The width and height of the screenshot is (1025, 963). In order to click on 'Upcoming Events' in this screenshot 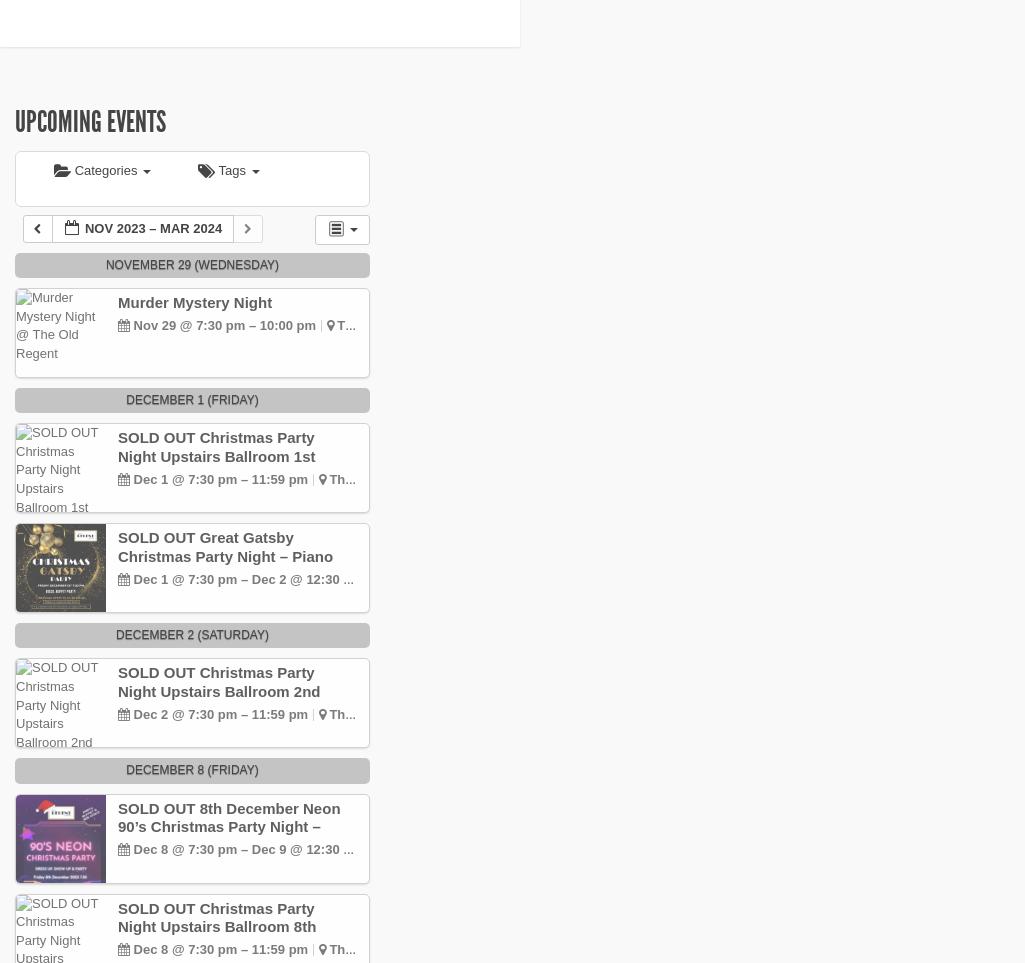, I will do `click(89, 121)`.